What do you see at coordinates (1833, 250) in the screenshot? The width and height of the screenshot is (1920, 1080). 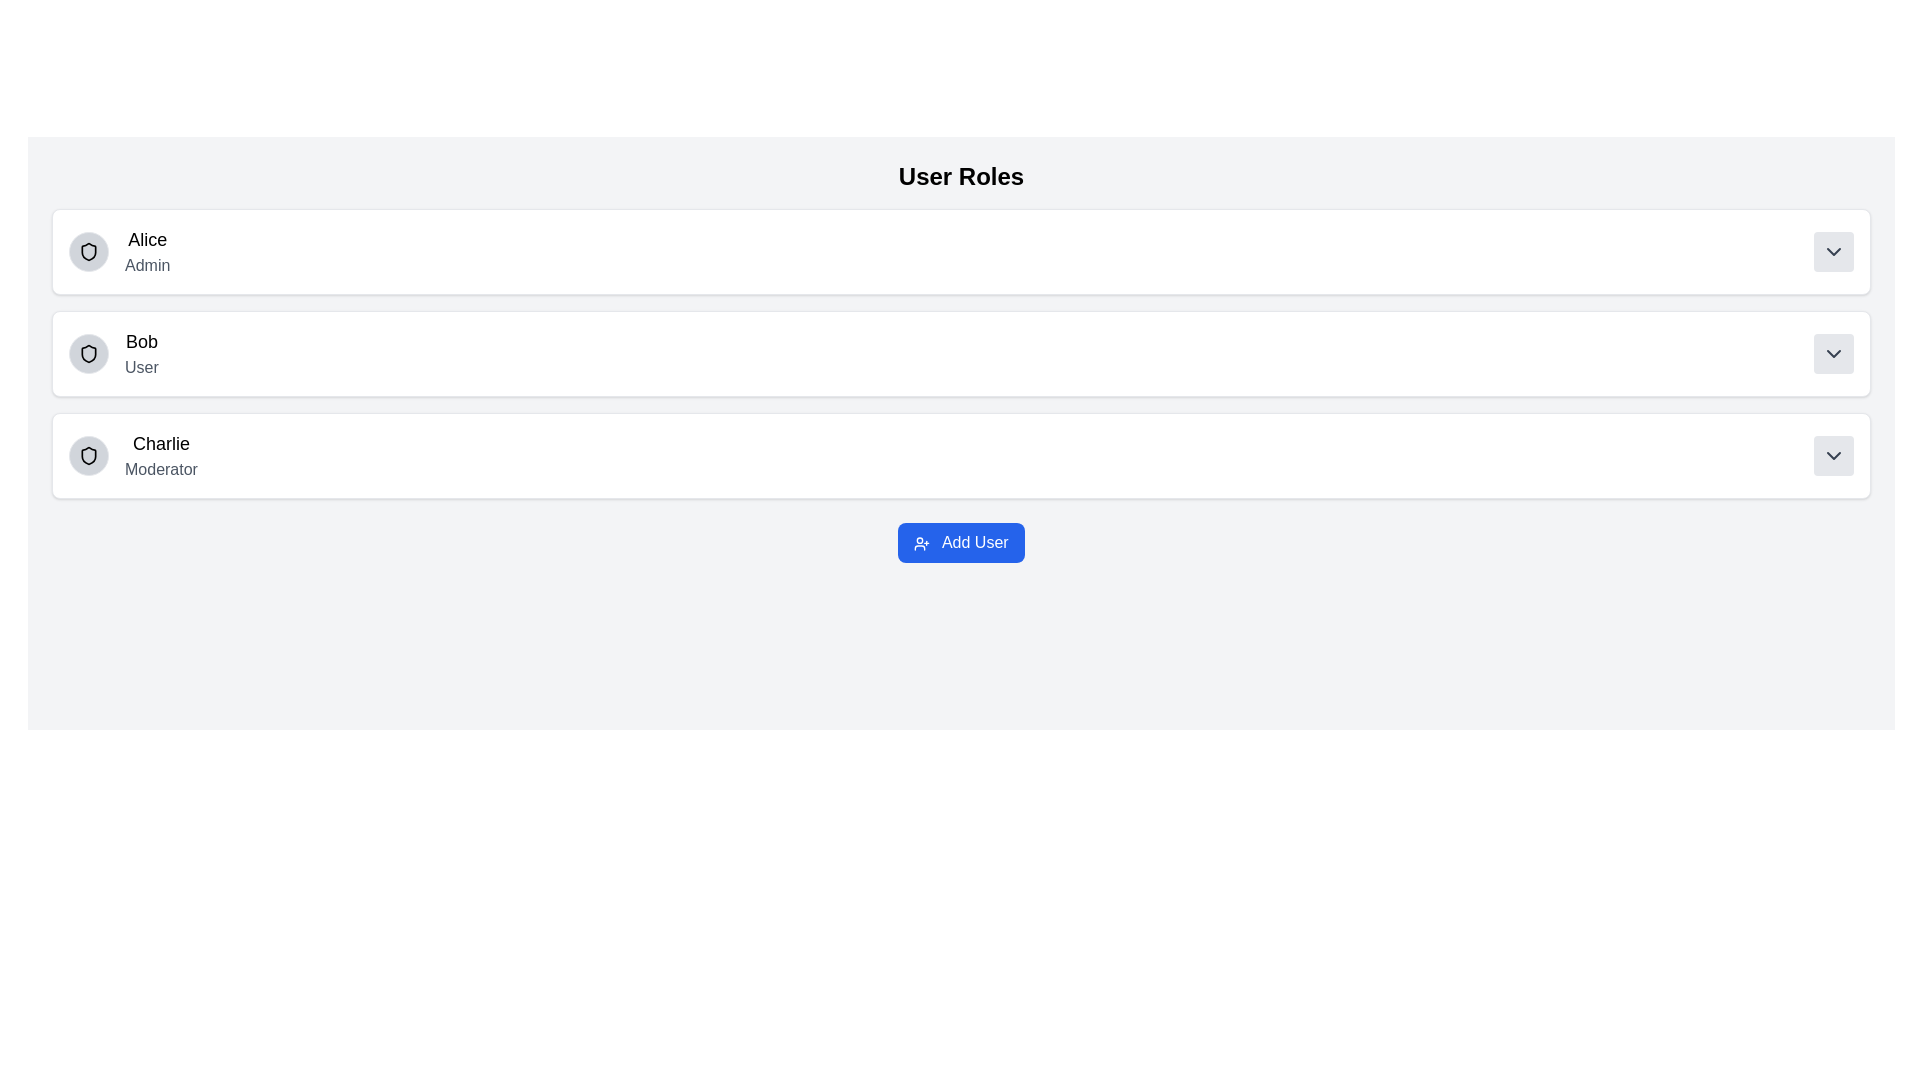 I see `the Dropdown button with a light gray background and rounded corners located at the far right side of the row corresponding to 'AliceAdmin'` at bounding box center [1833, 250].